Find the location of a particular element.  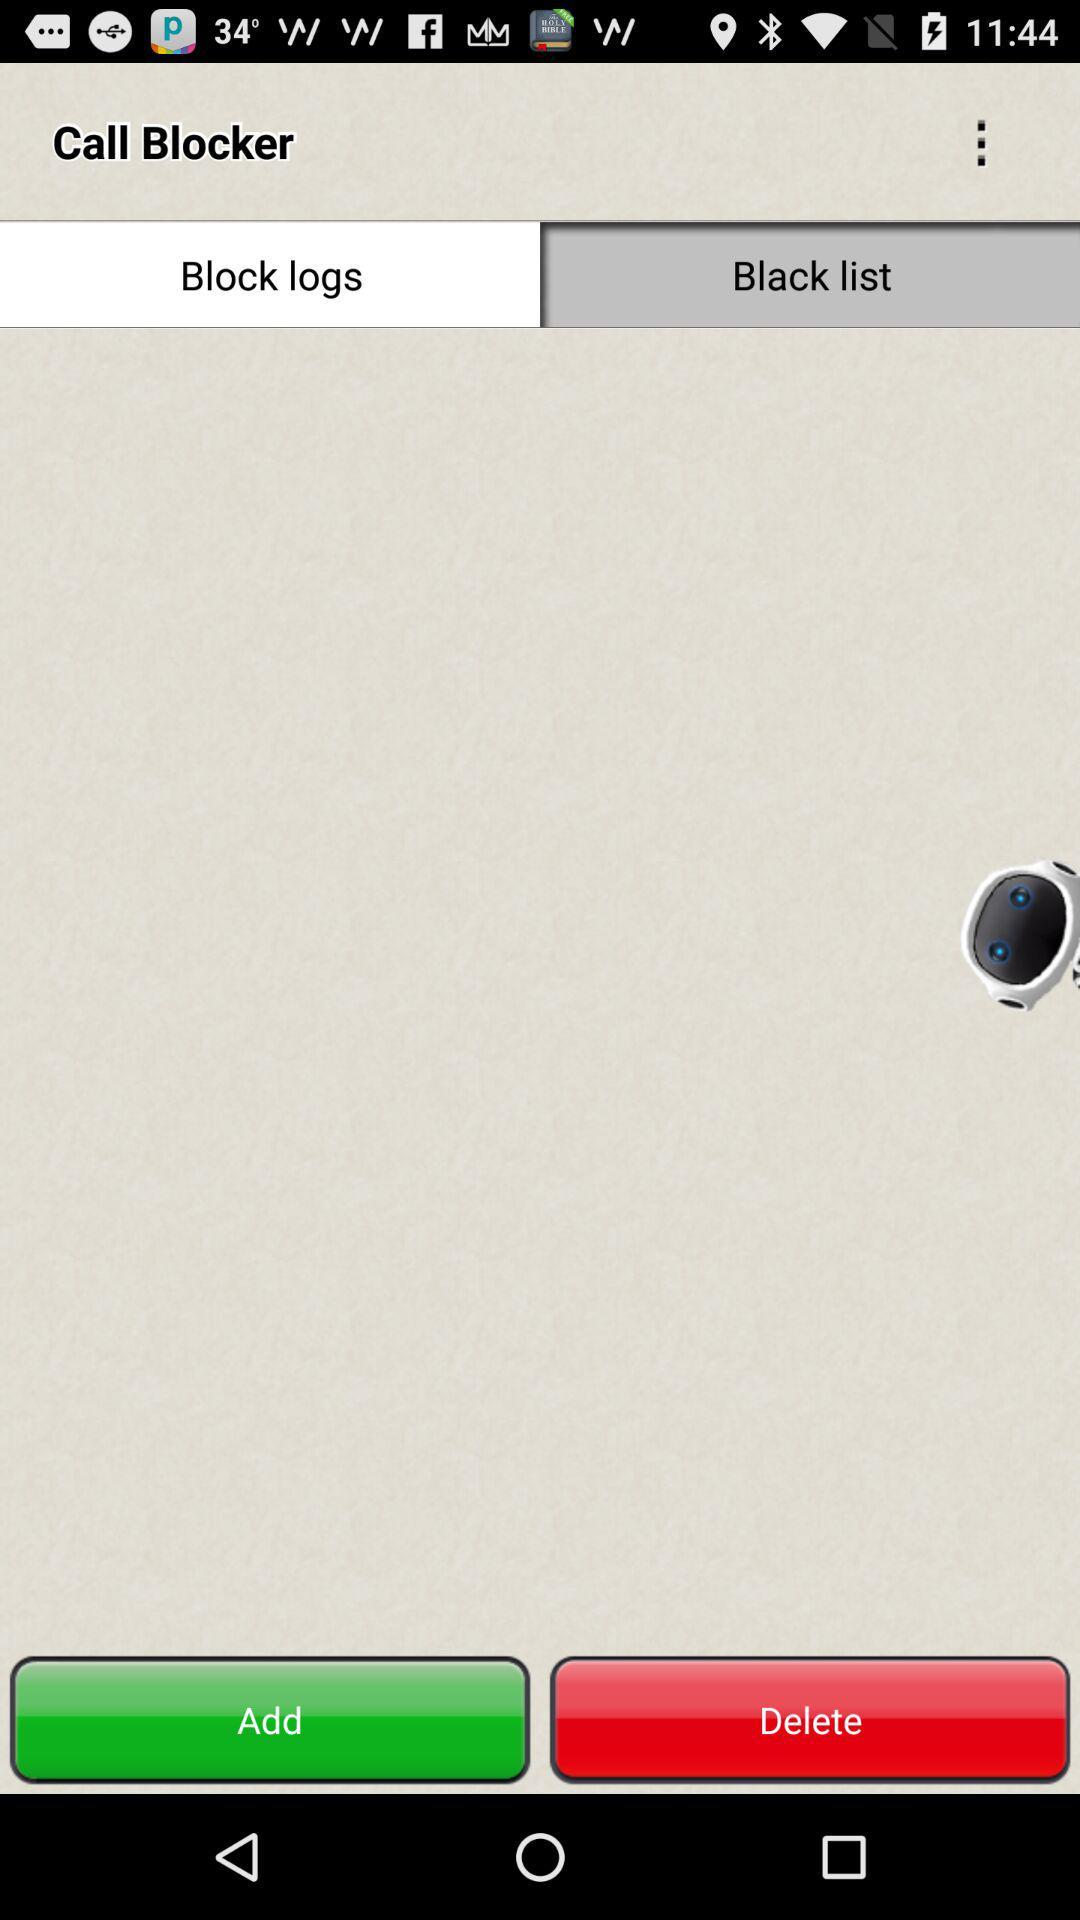

the delete item is located at coordinates (810, 1719).